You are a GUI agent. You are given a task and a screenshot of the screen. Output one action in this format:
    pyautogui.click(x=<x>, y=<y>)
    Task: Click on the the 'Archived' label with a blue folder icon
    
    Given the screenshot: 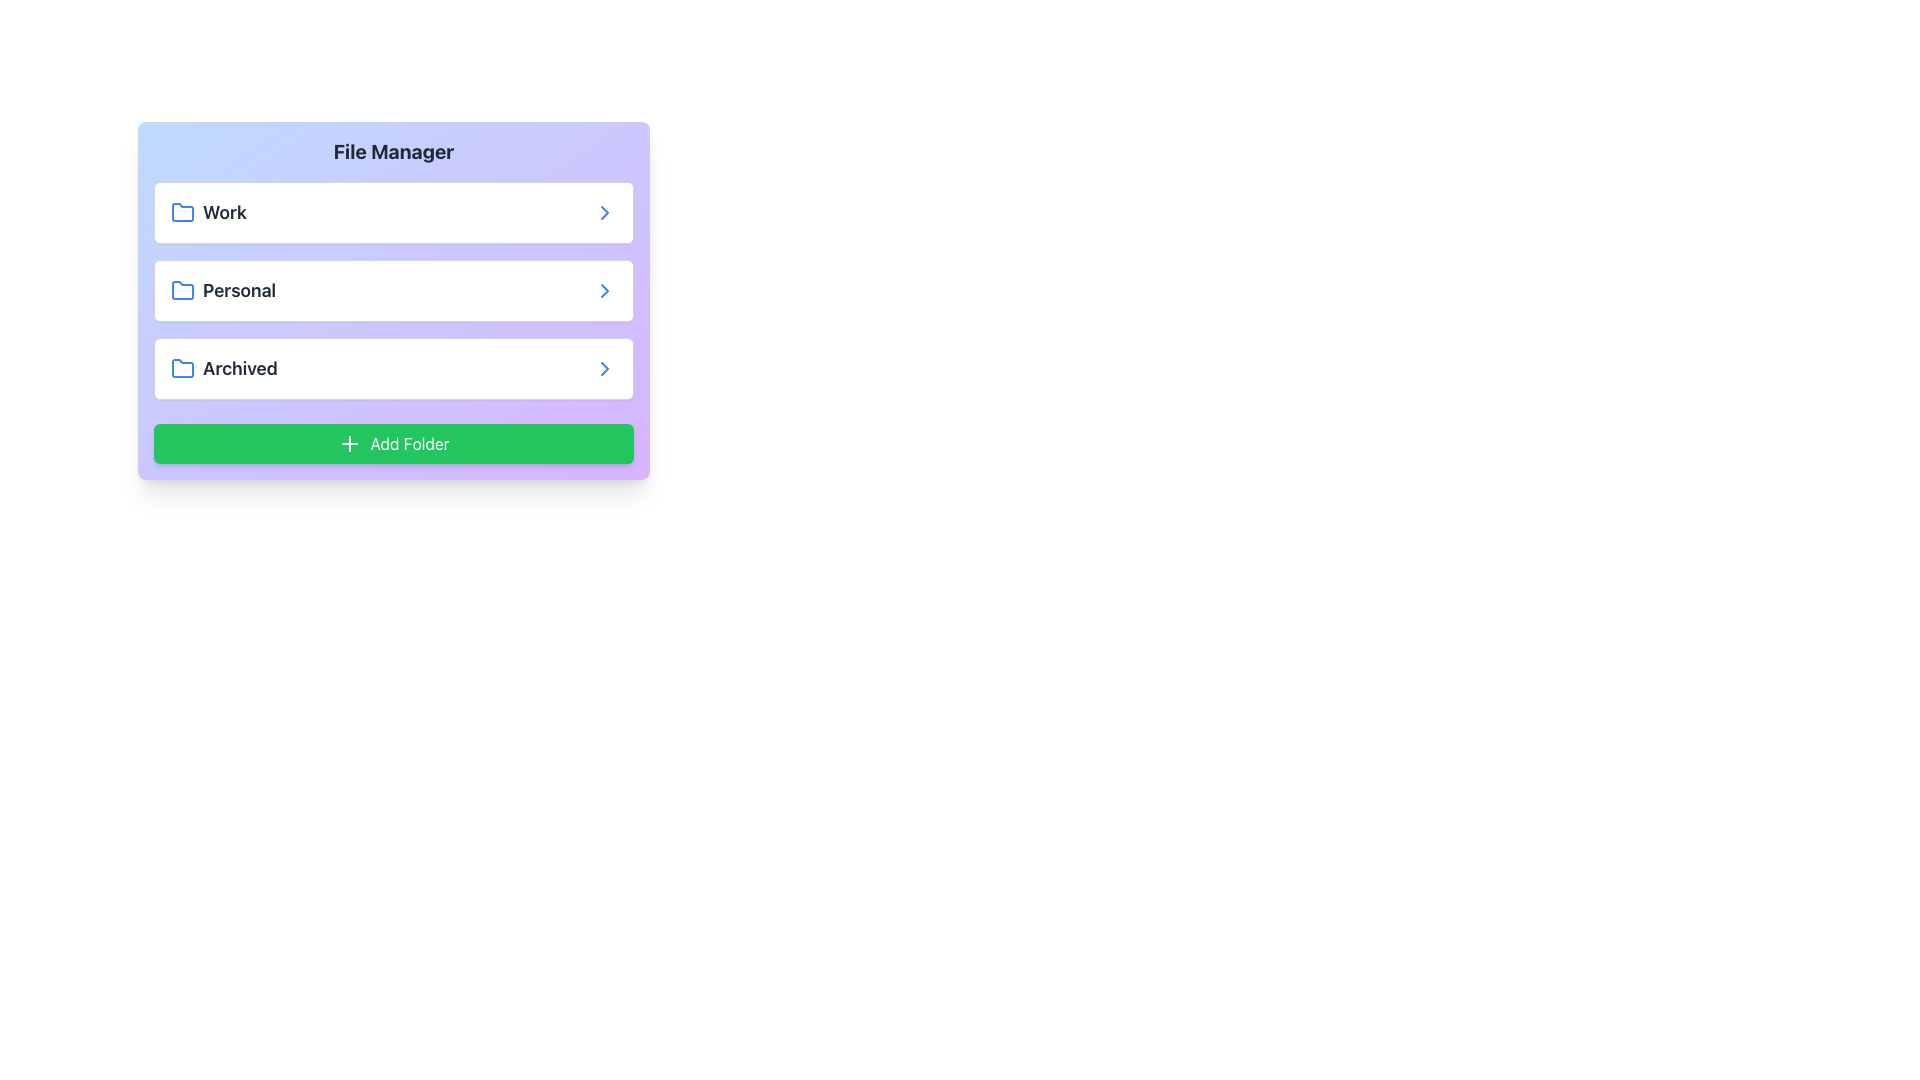 What is the action you would take?
    pyautogui.click(x=224, y=369)
    